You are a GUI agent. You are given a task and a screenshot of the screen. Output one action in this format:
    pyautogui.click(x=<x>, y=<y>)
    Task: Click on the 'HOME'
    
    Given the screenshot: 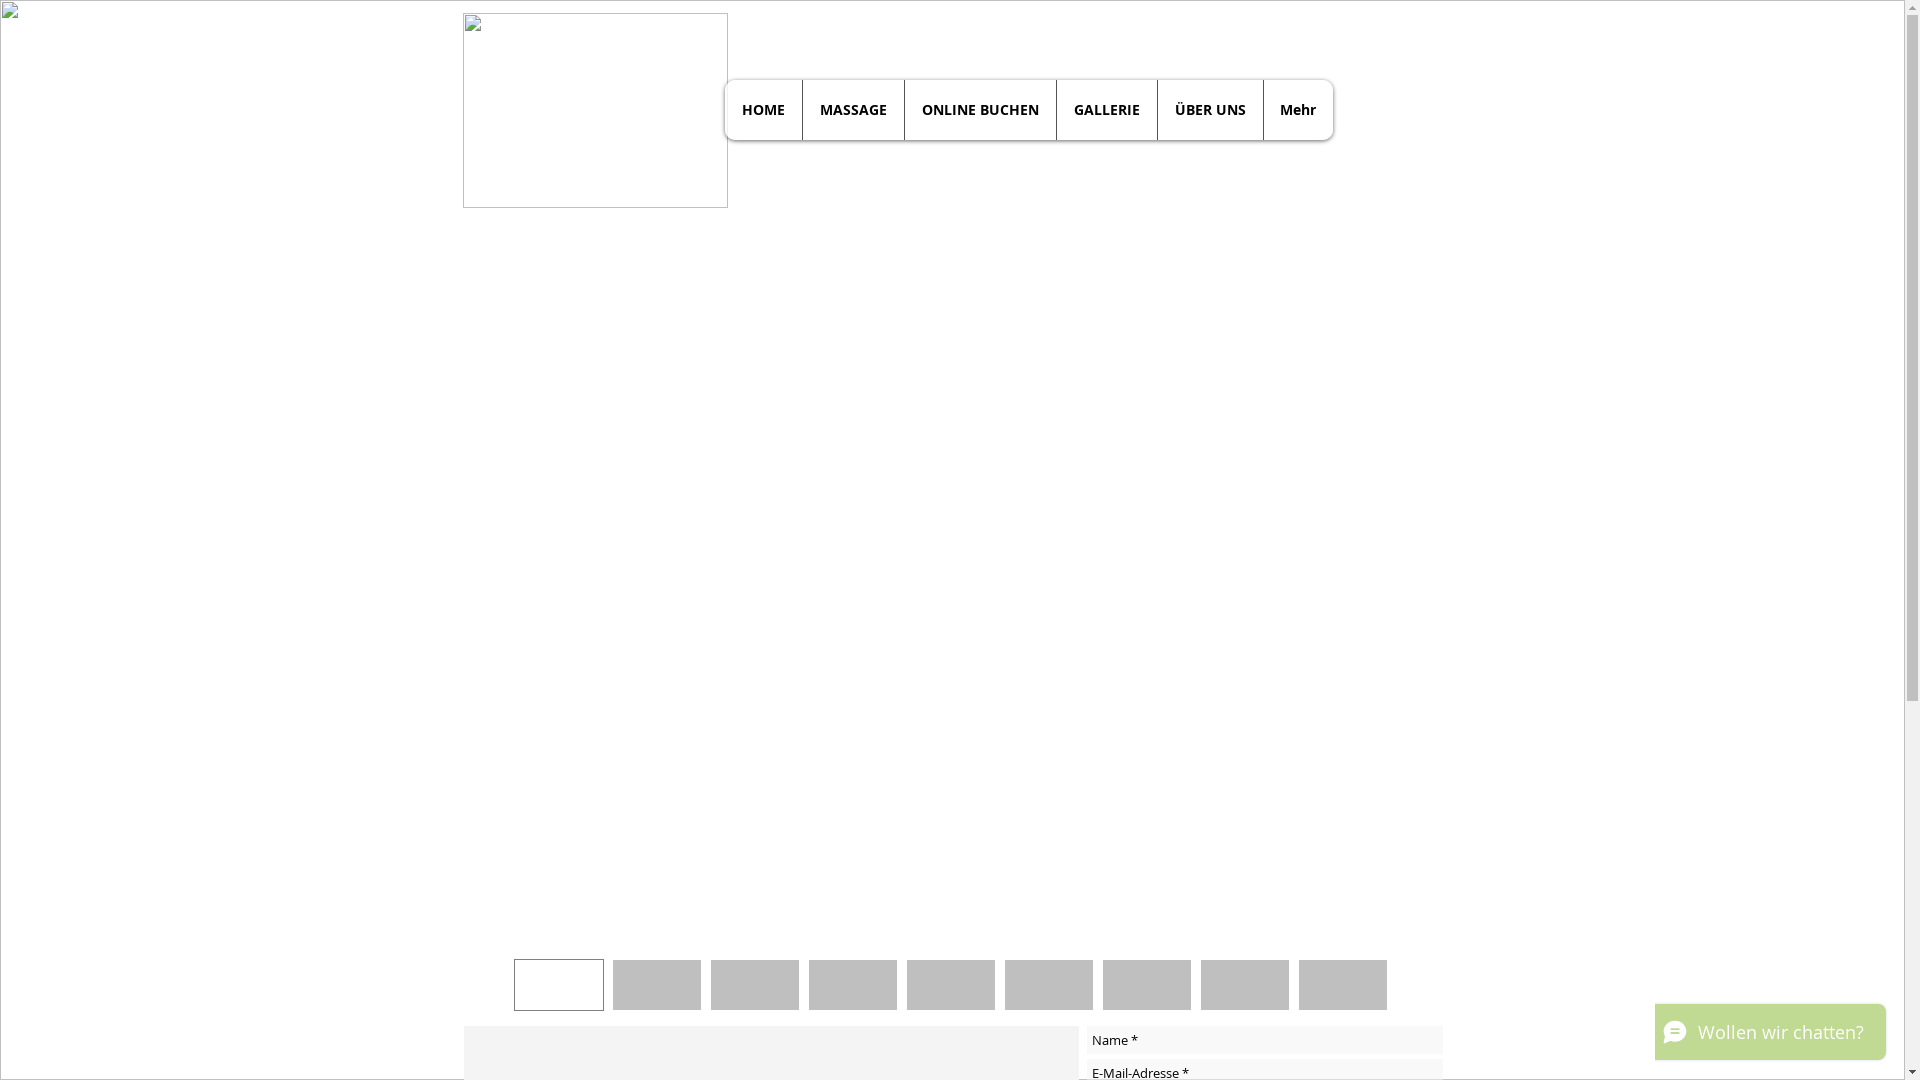 What is the action you would take?
    pyautogui.click(x=761, y=110)
    